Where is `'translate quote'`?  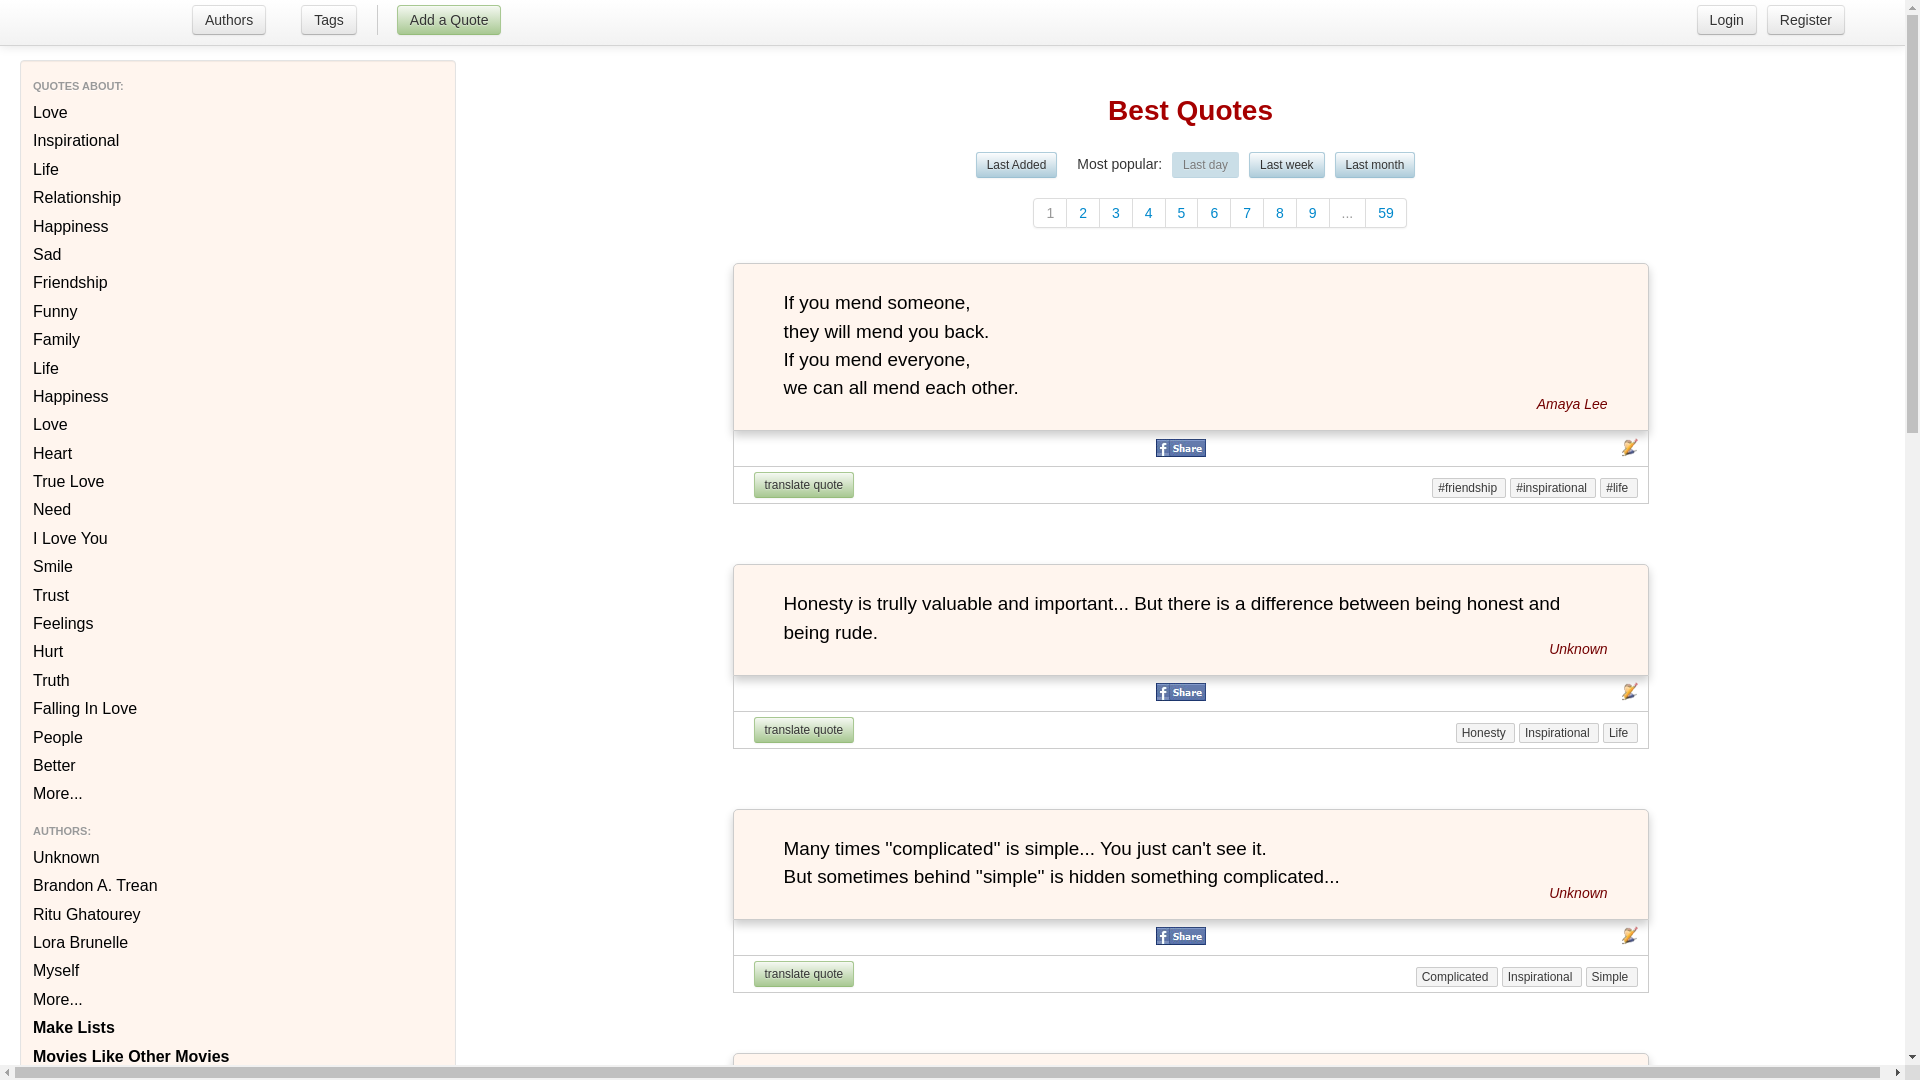
'translate quote' is located at coordinates (804, 485).